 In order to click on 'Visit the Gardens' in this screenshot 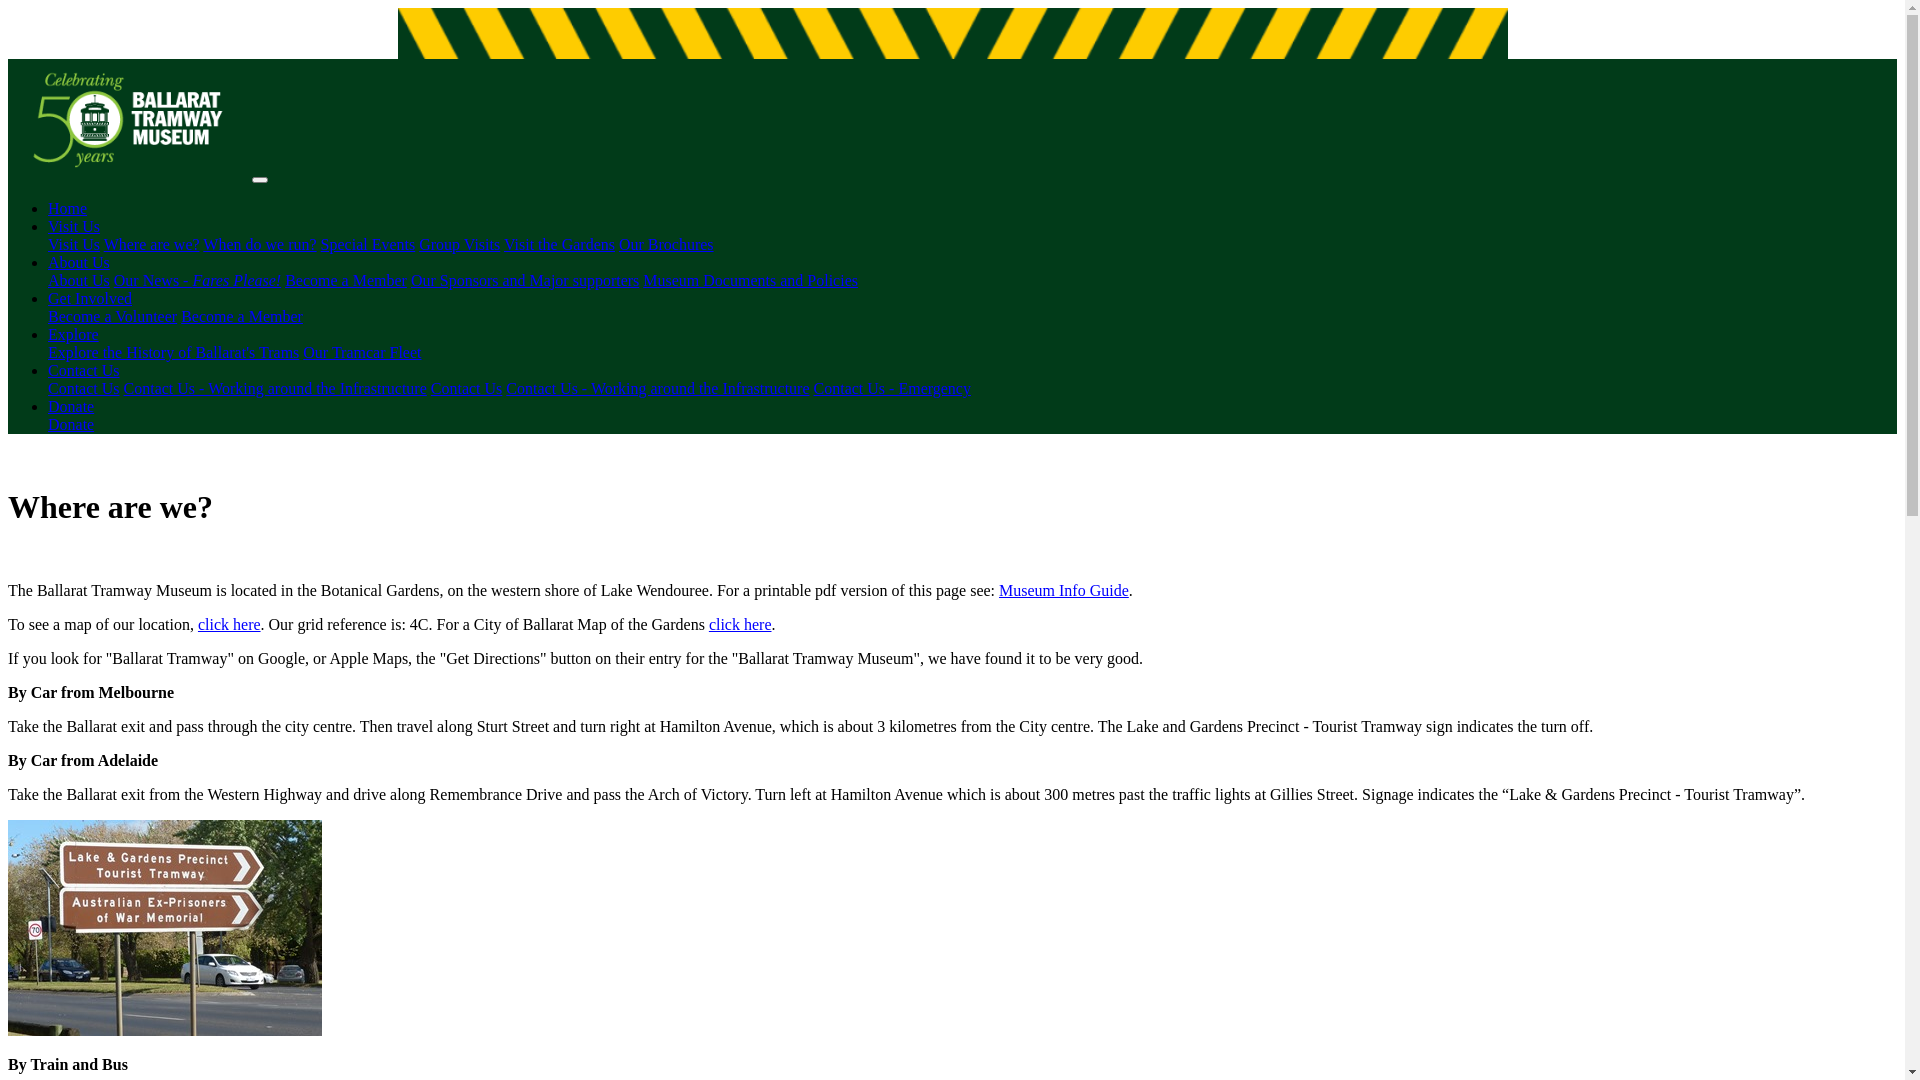, I will do `click(559, 243)`.